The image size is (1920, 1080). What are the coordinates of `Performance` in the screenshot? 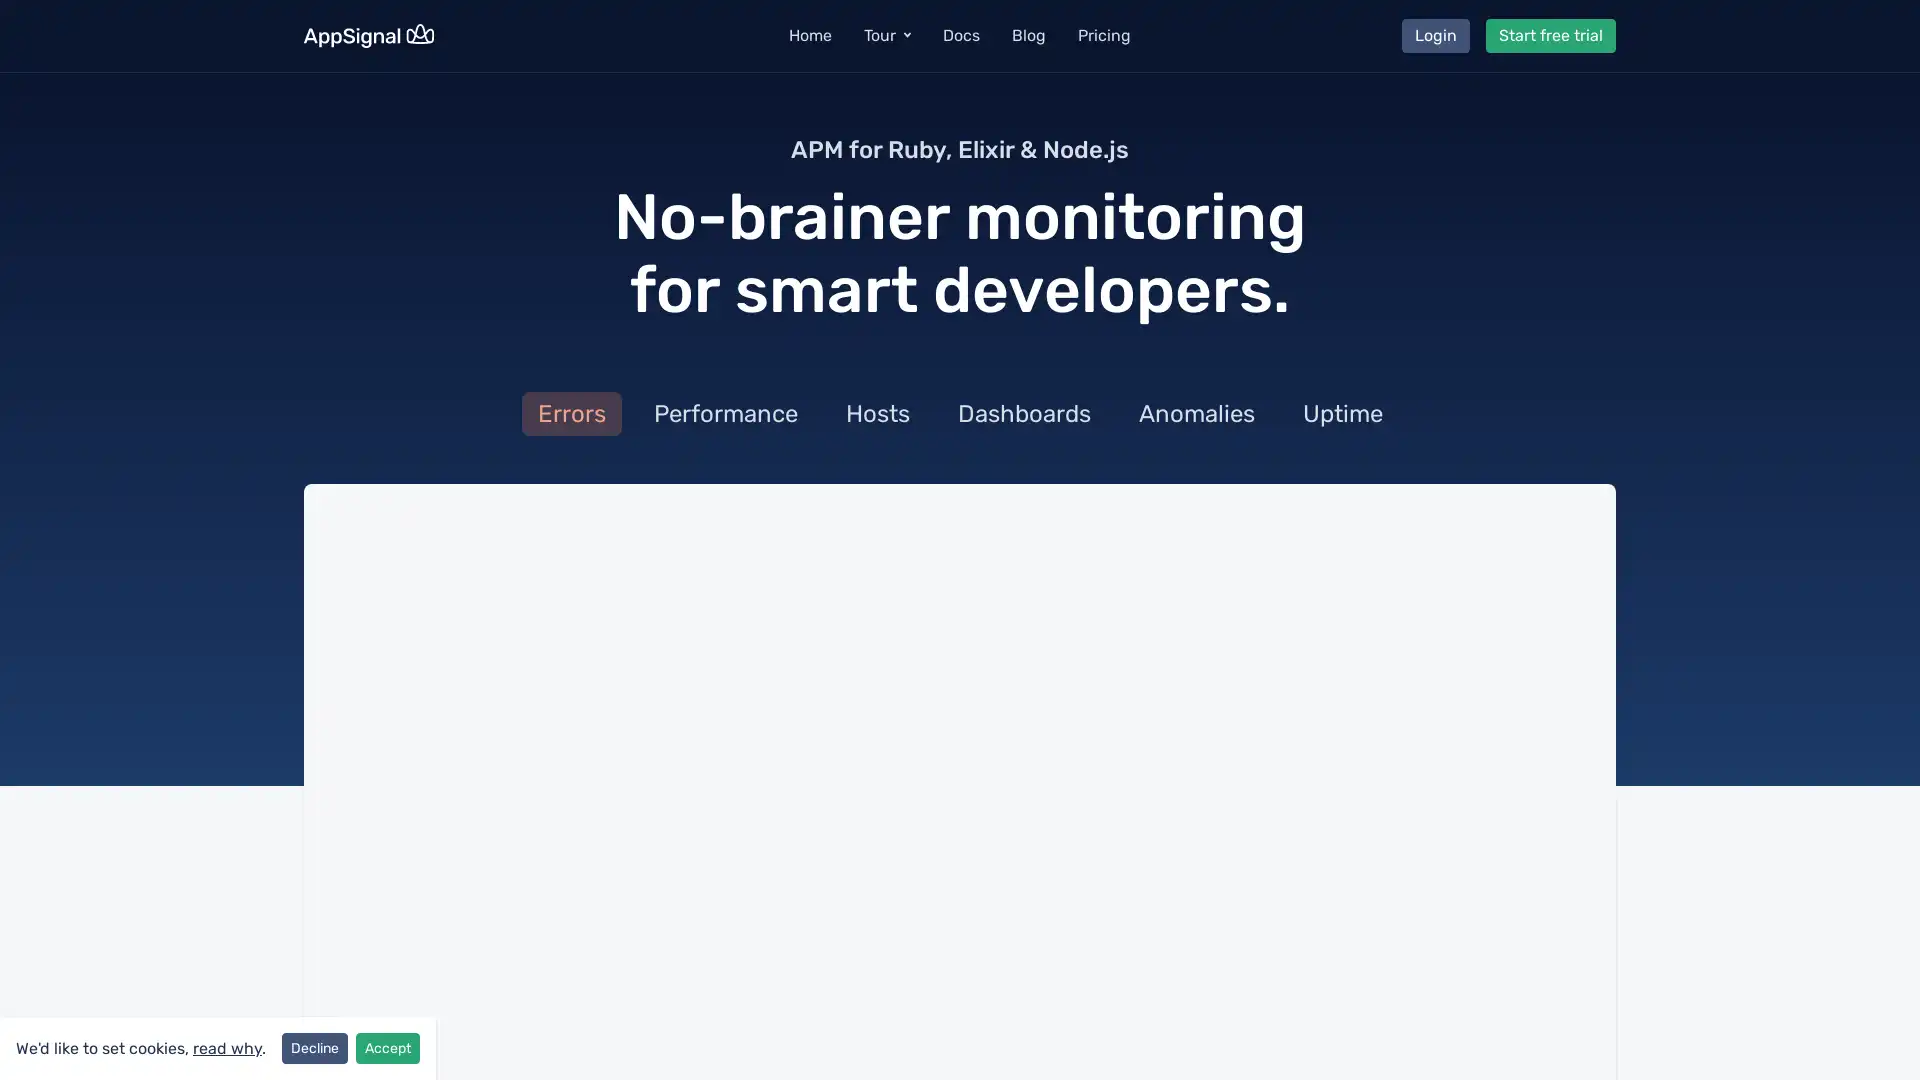 It's located at (723, 411).